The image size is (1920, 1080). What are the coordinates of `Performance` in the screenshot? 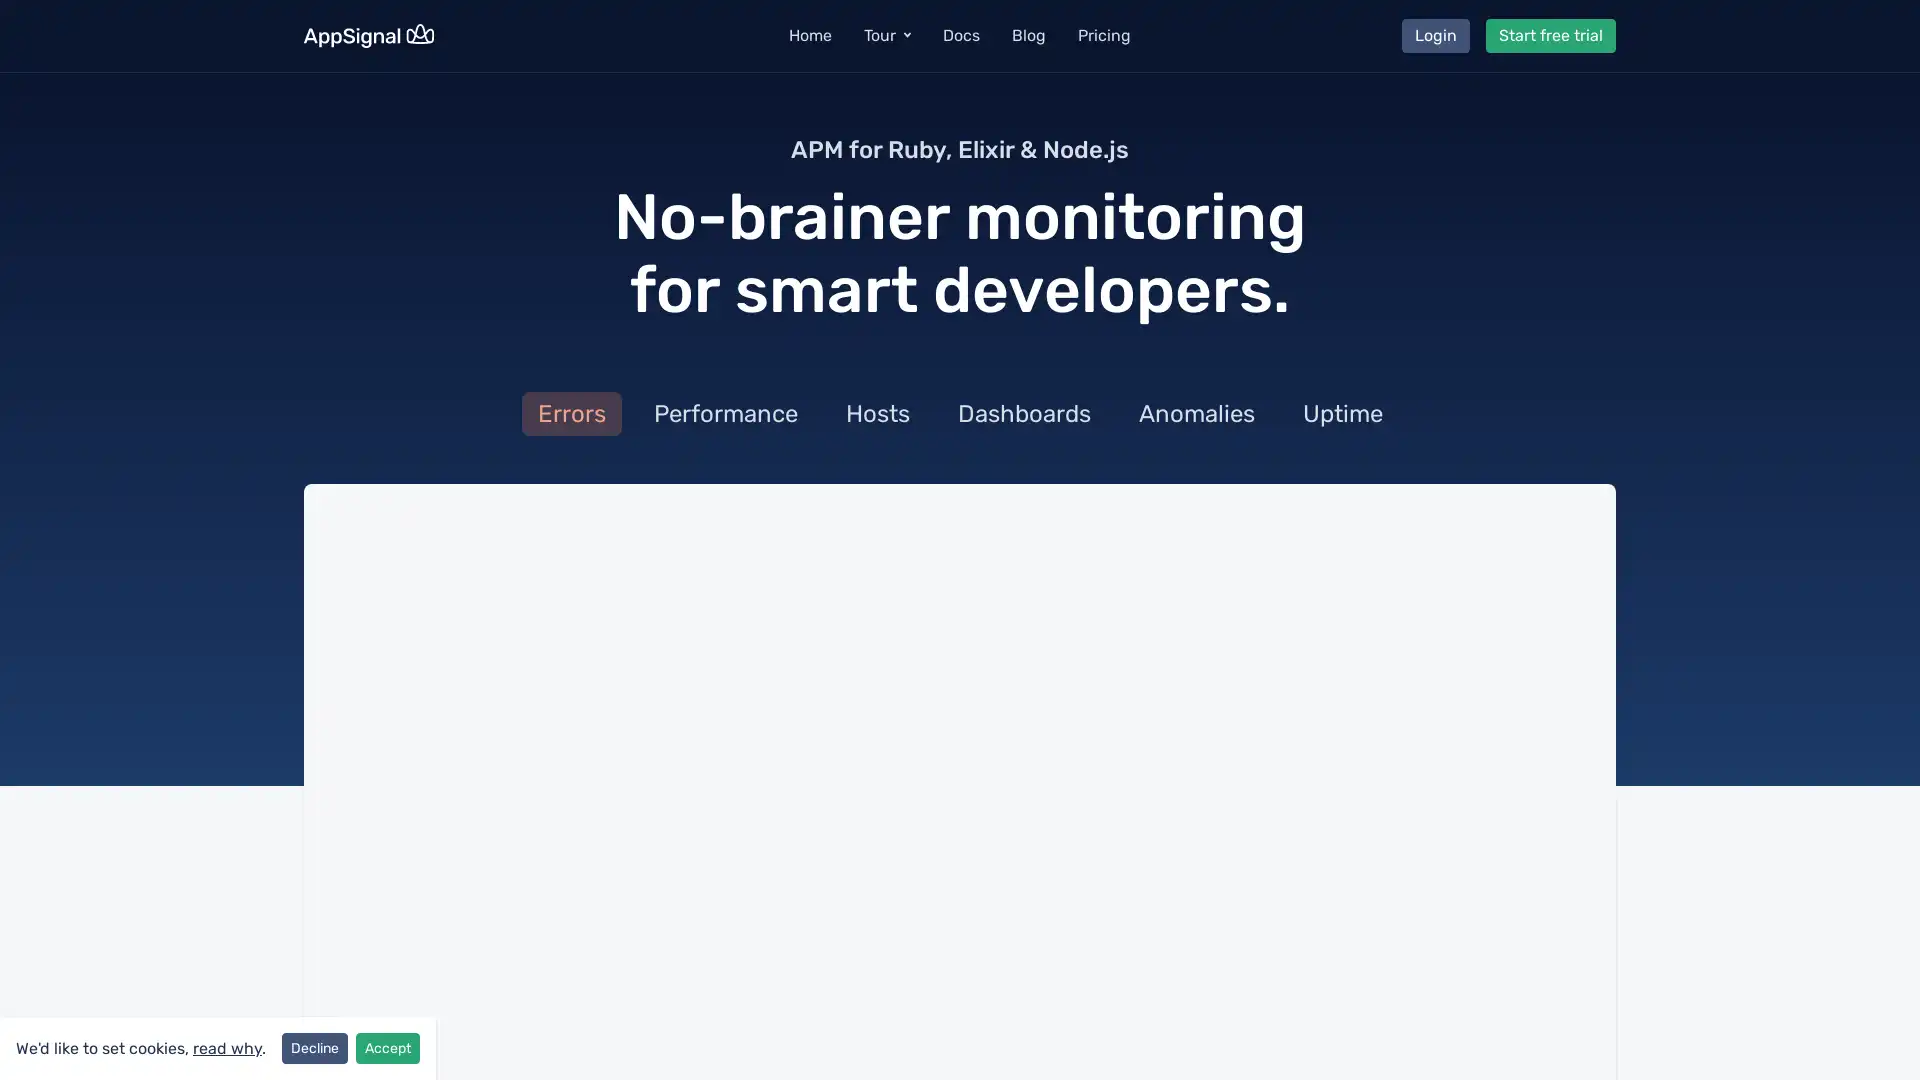 It's located at (723, 411).